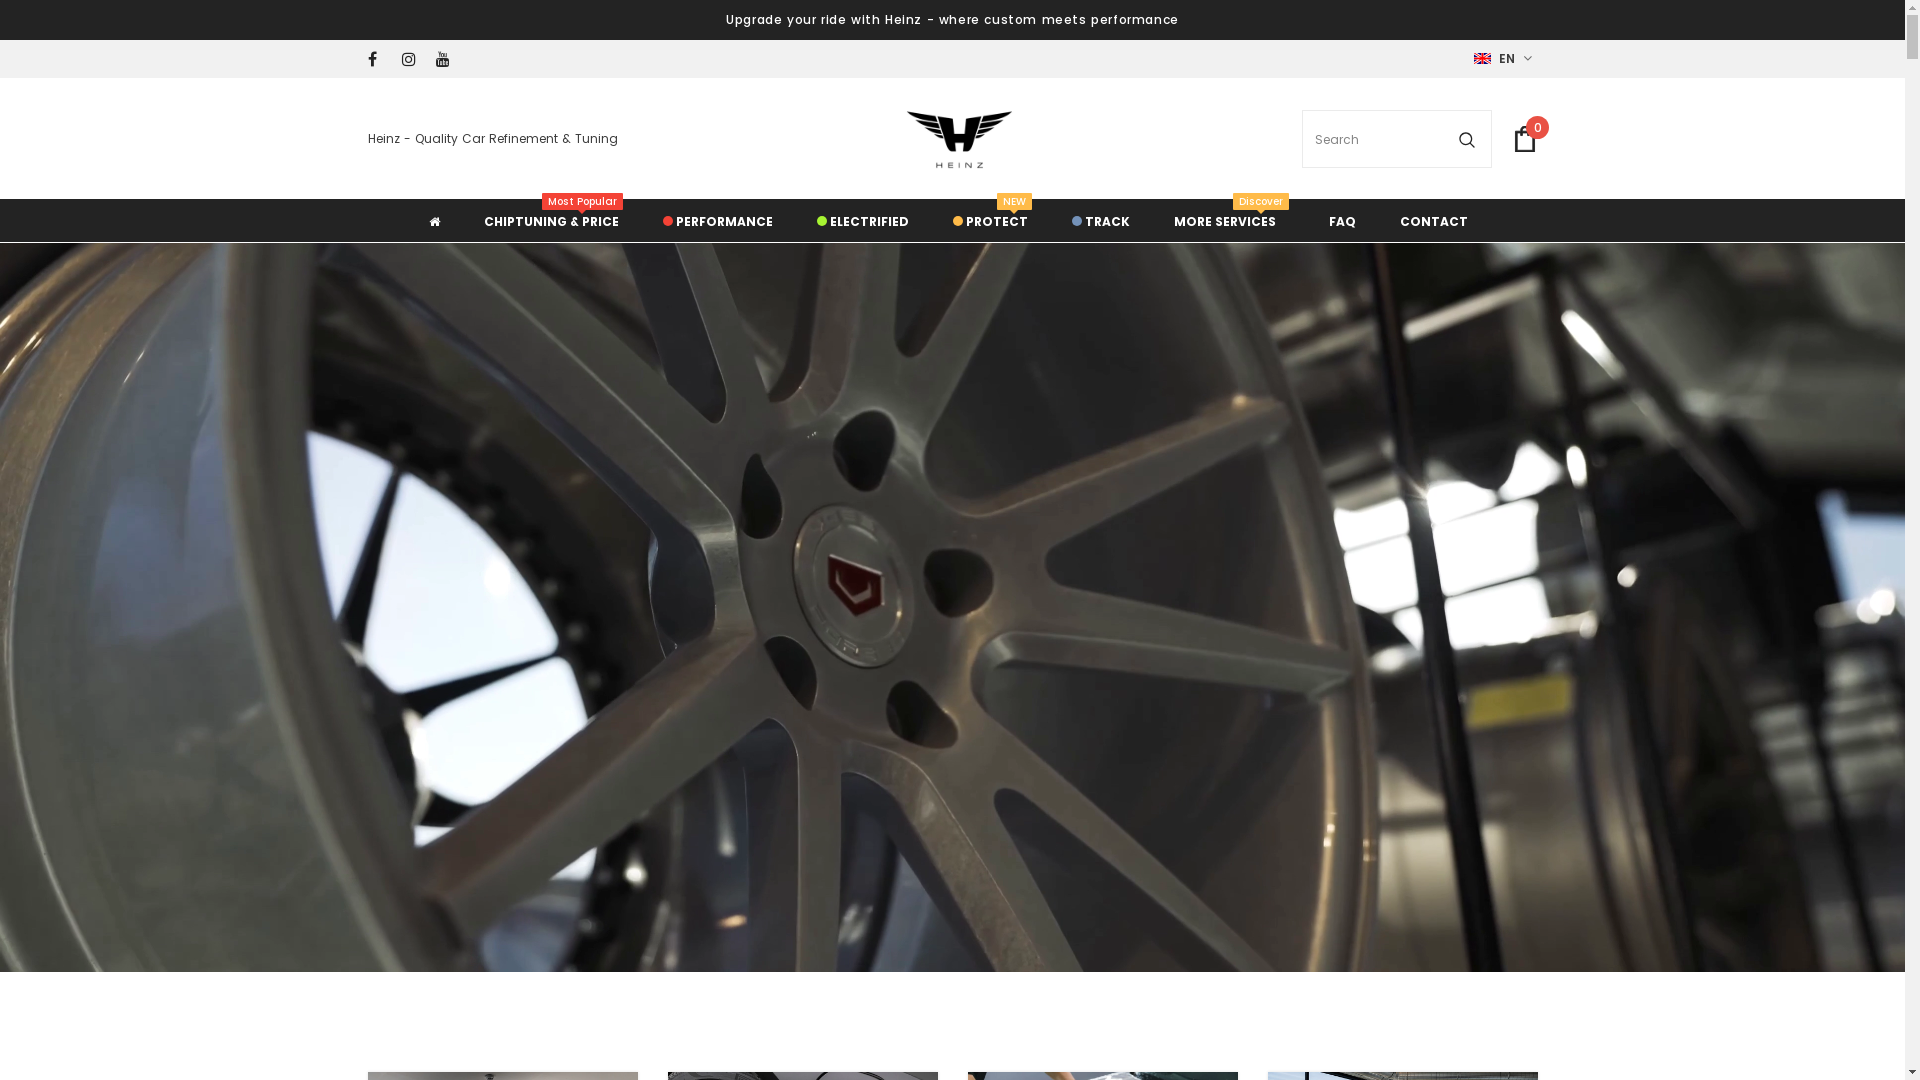 The width and height of the screenshot is (1920, 1080). What do you see at coordinates (1524, 137) in the screenshot?
I see `'0'` at bounding box center [1524, 137].